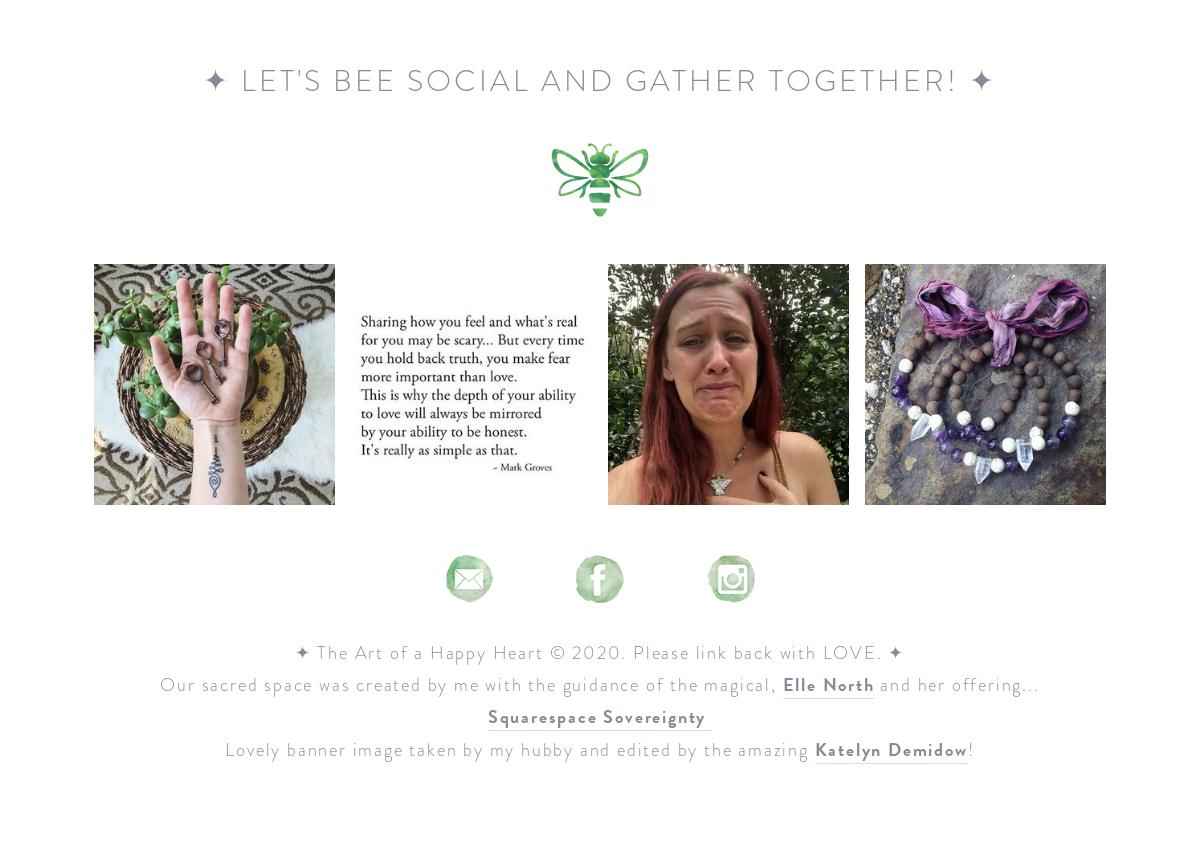 This screenshot has width=1200, height=850. What do you see at coordinates (485, 715) in the screenshot?
I see `'Squarespace Sovereignty'` at bounding box center [485, 715].